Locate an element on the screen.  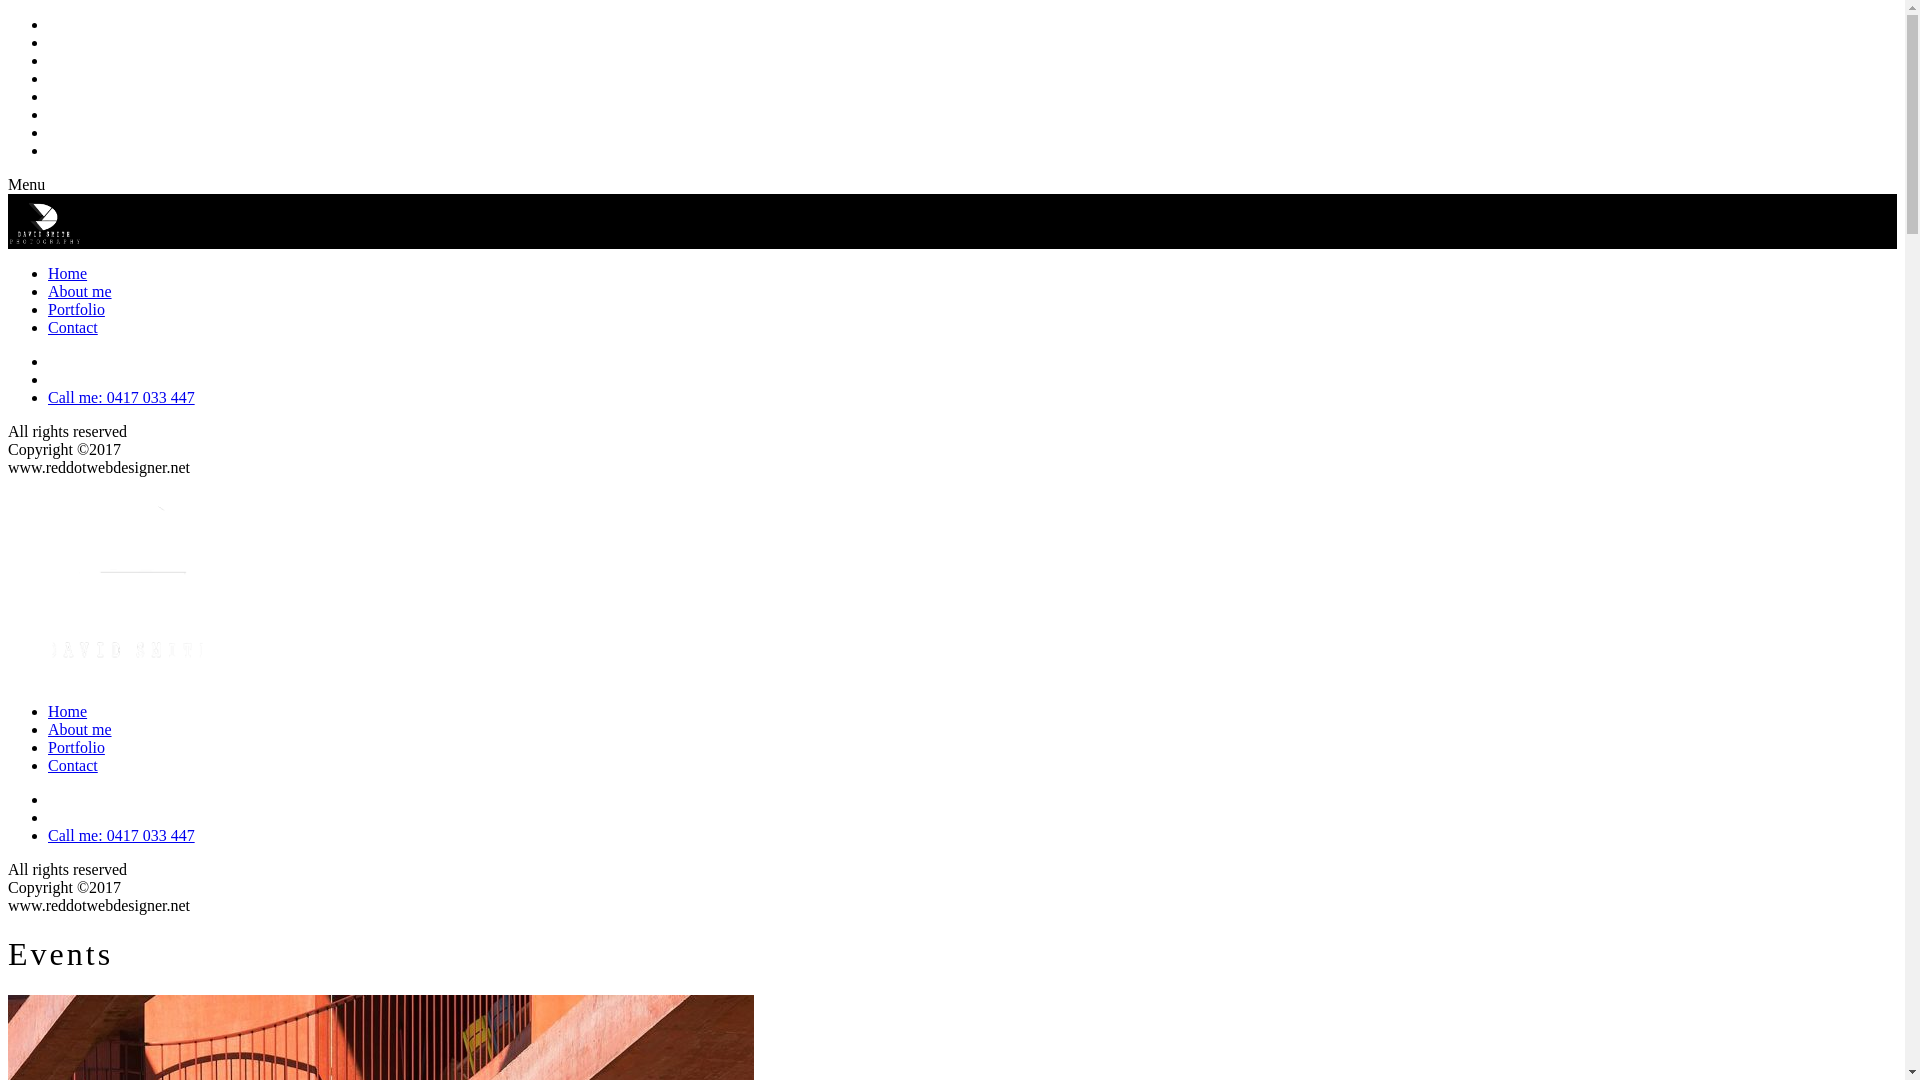
'Home' is located at coordinates (67, 710).